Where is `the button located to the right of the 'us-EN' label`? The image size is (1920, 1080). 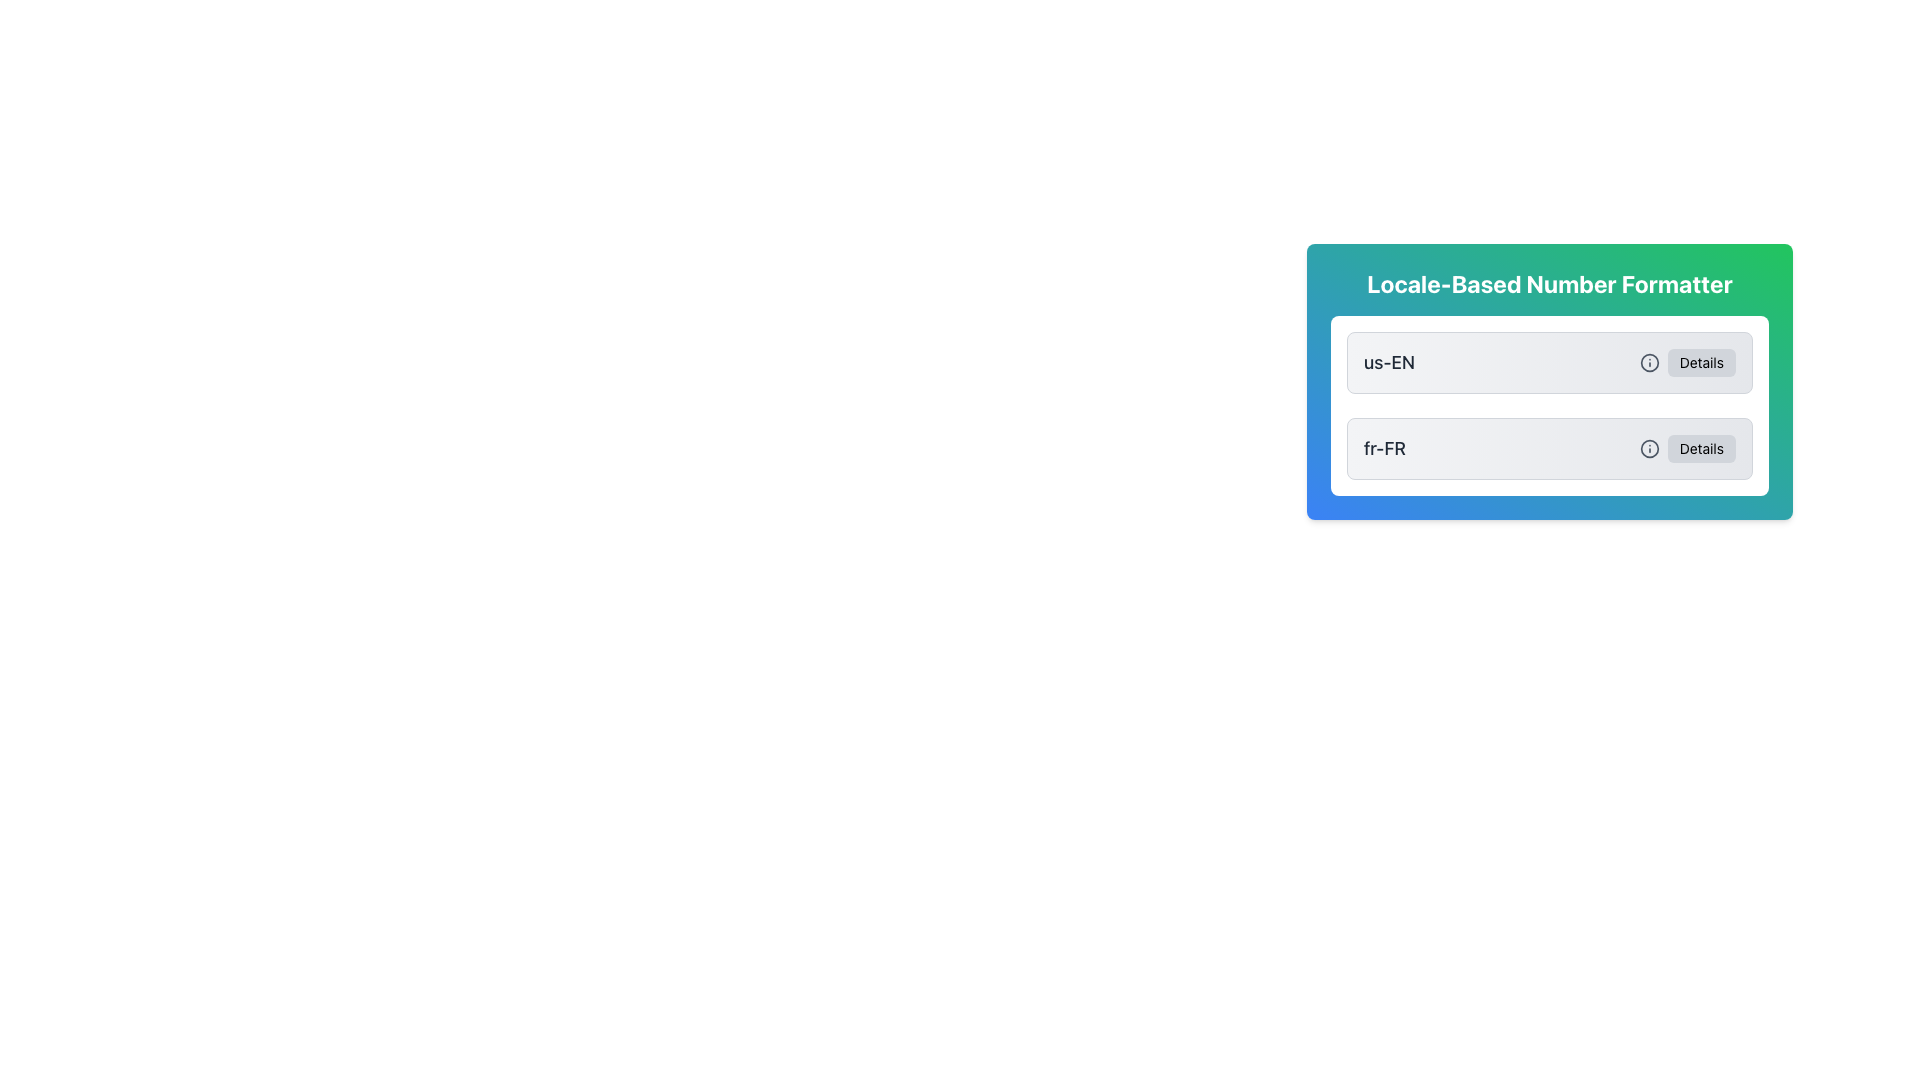 the button located to the right of the 'us-EN' label is located at coordinates (1686, 362).